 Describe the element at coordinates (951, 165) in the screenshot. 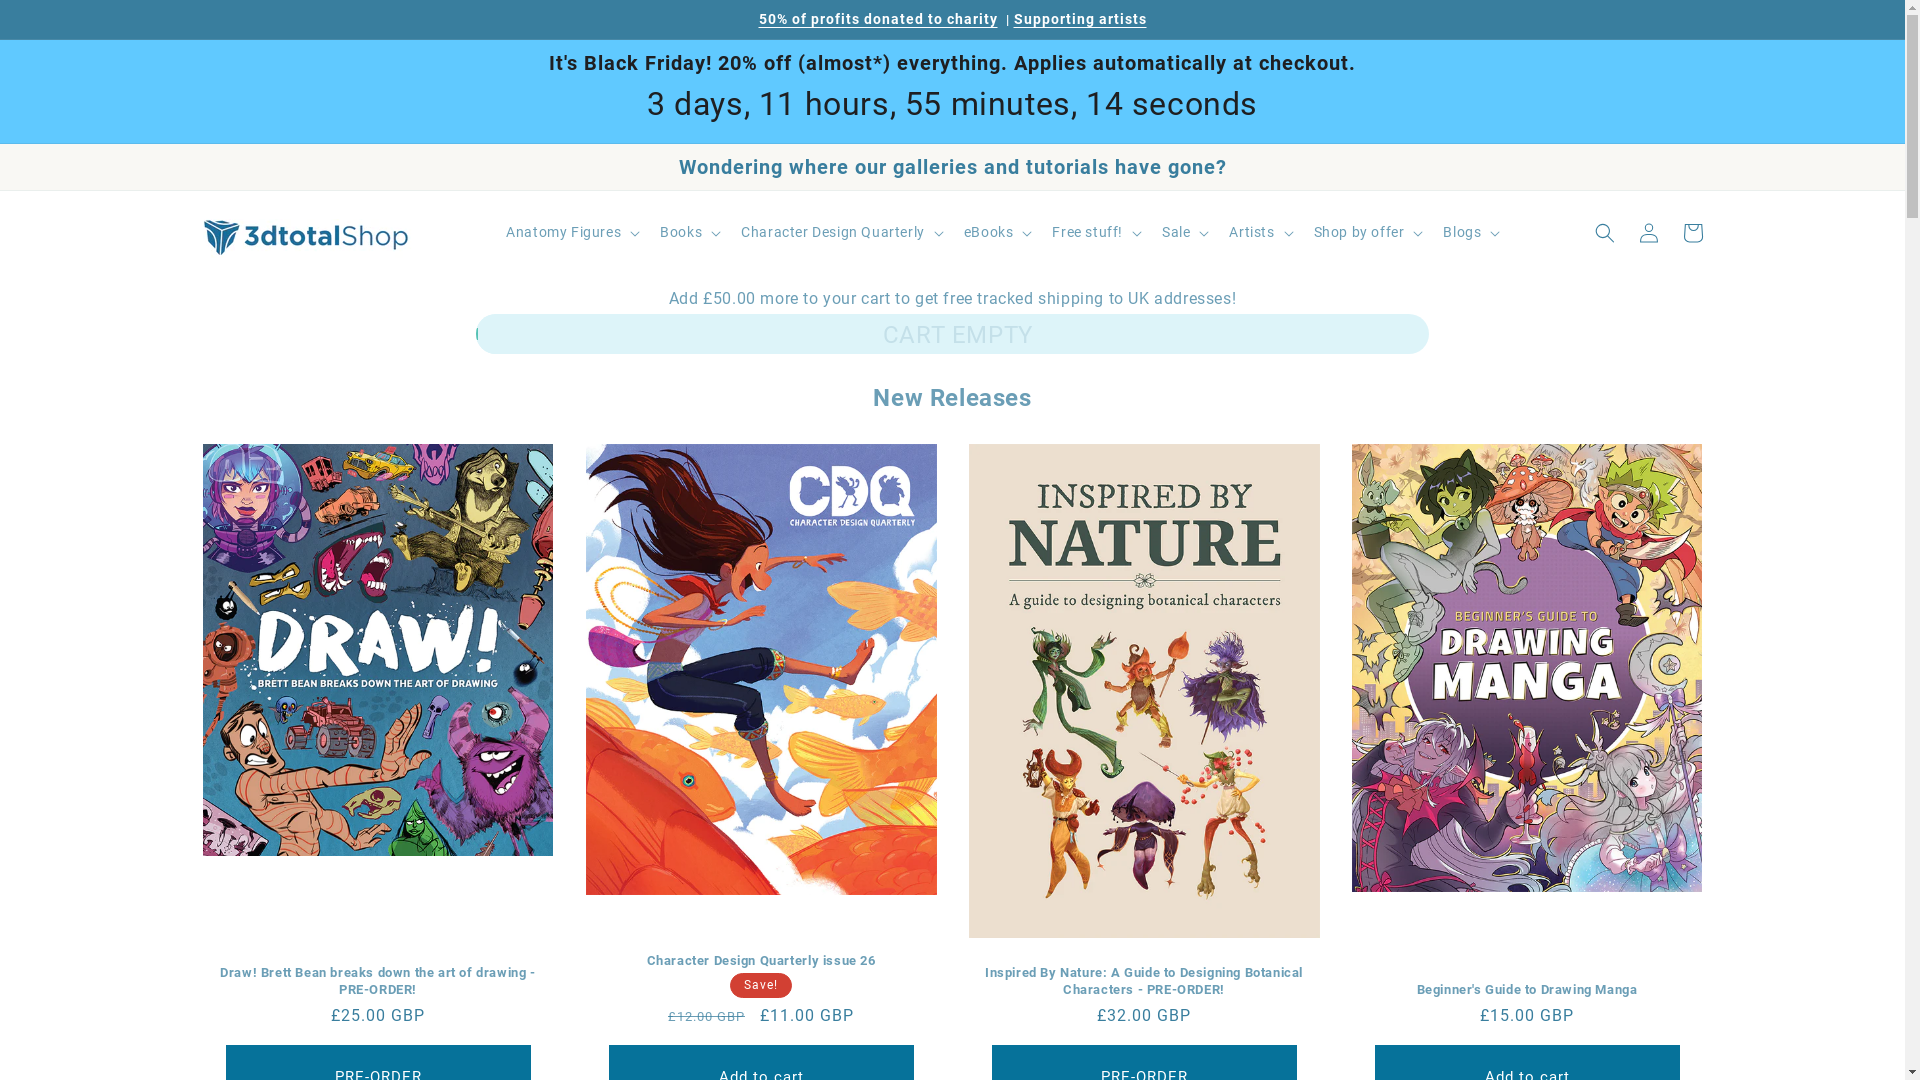

I see `'Wondering where our galleries and tutorials have gone?'` at that location.